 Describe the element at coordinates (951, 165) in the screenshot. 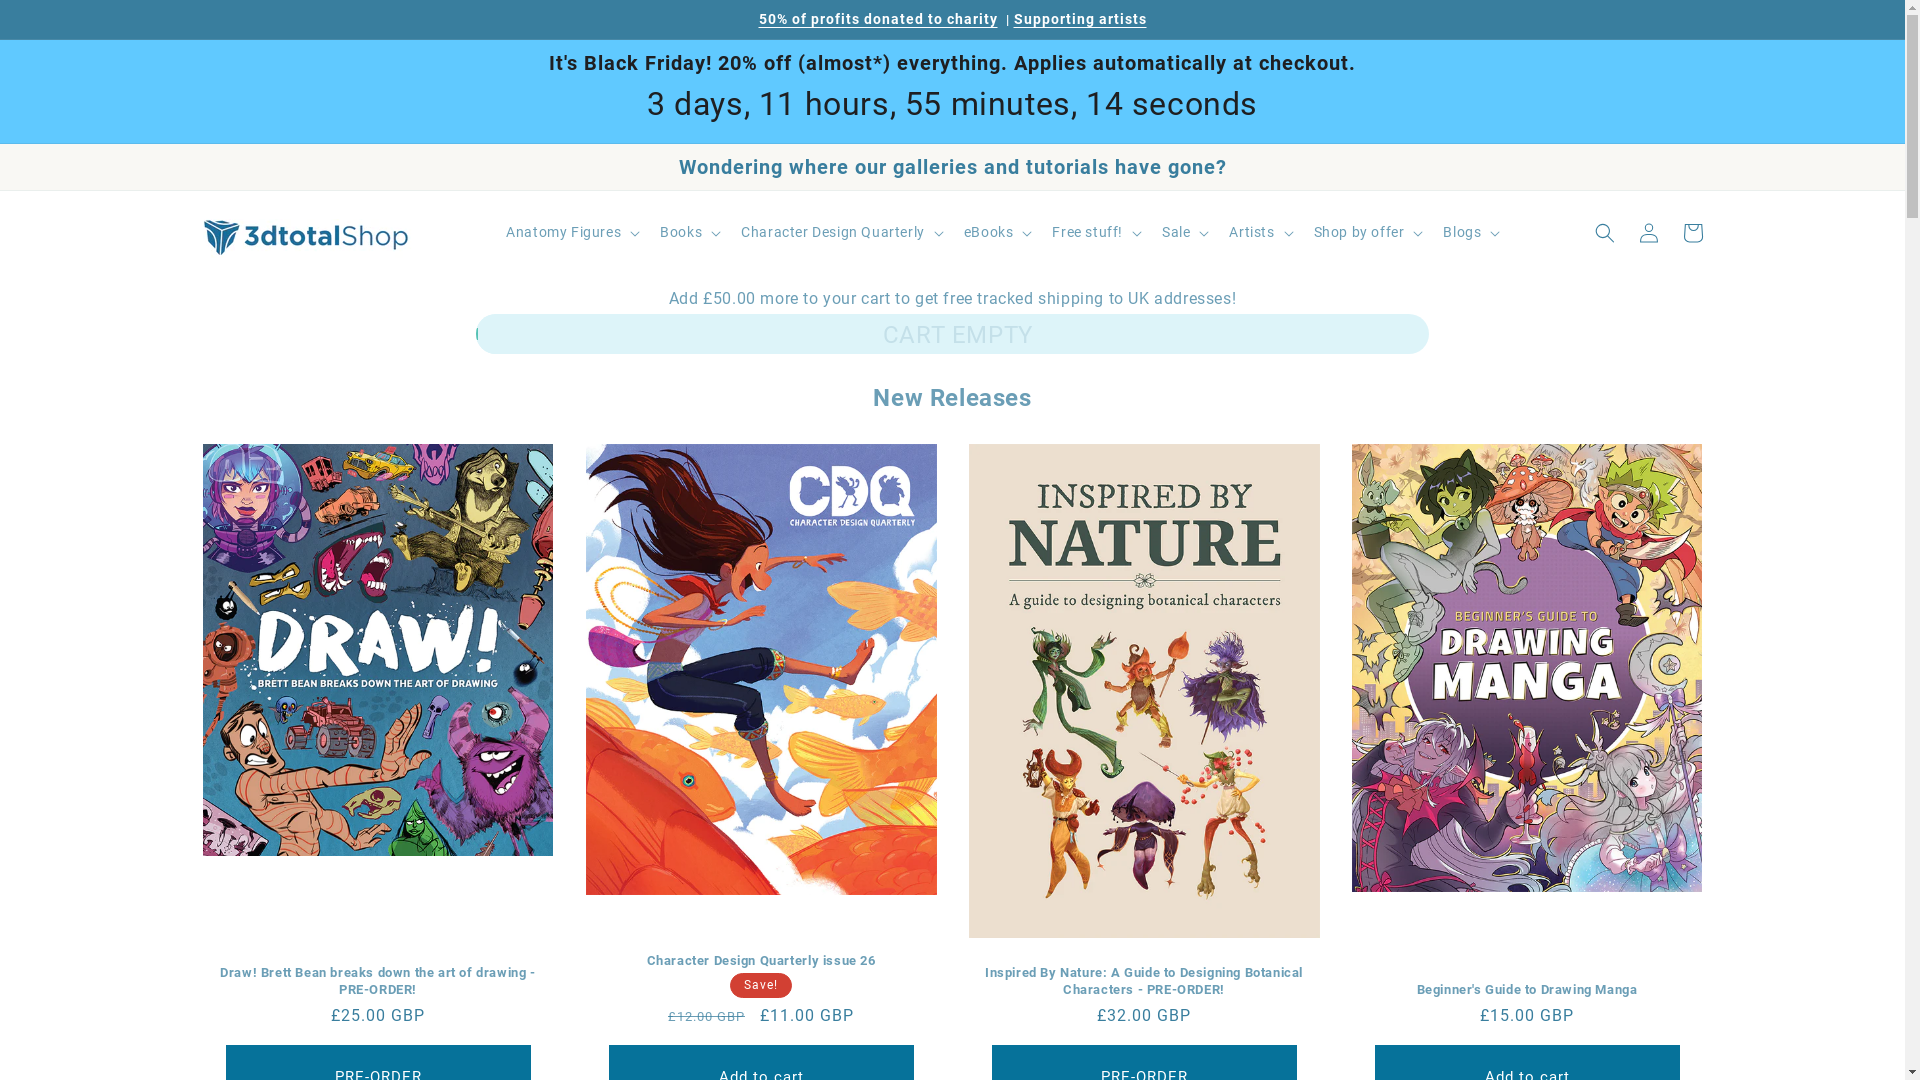

I see `'Wondering where our galleries and tutorials have gone?'` at that location.